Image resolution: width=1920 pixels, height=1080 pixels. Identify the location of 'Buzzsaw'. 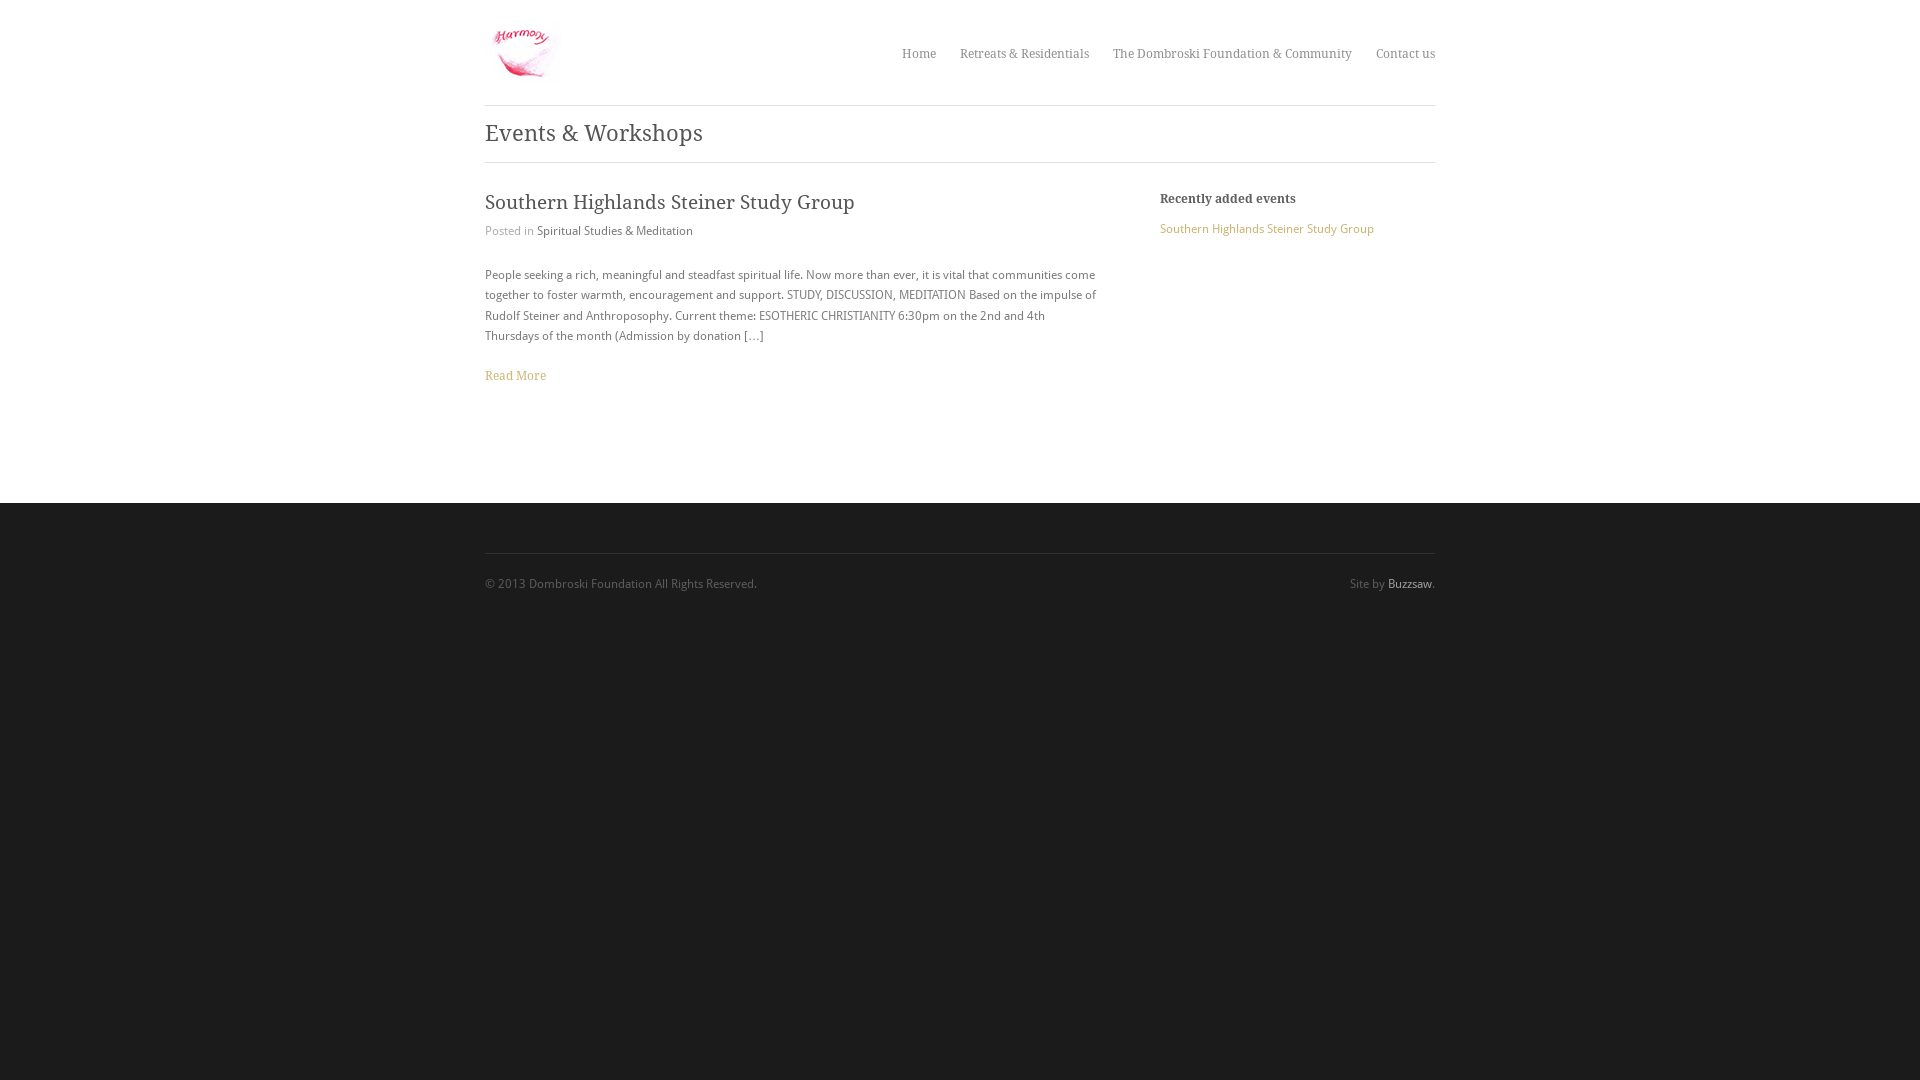
(1386, 583).